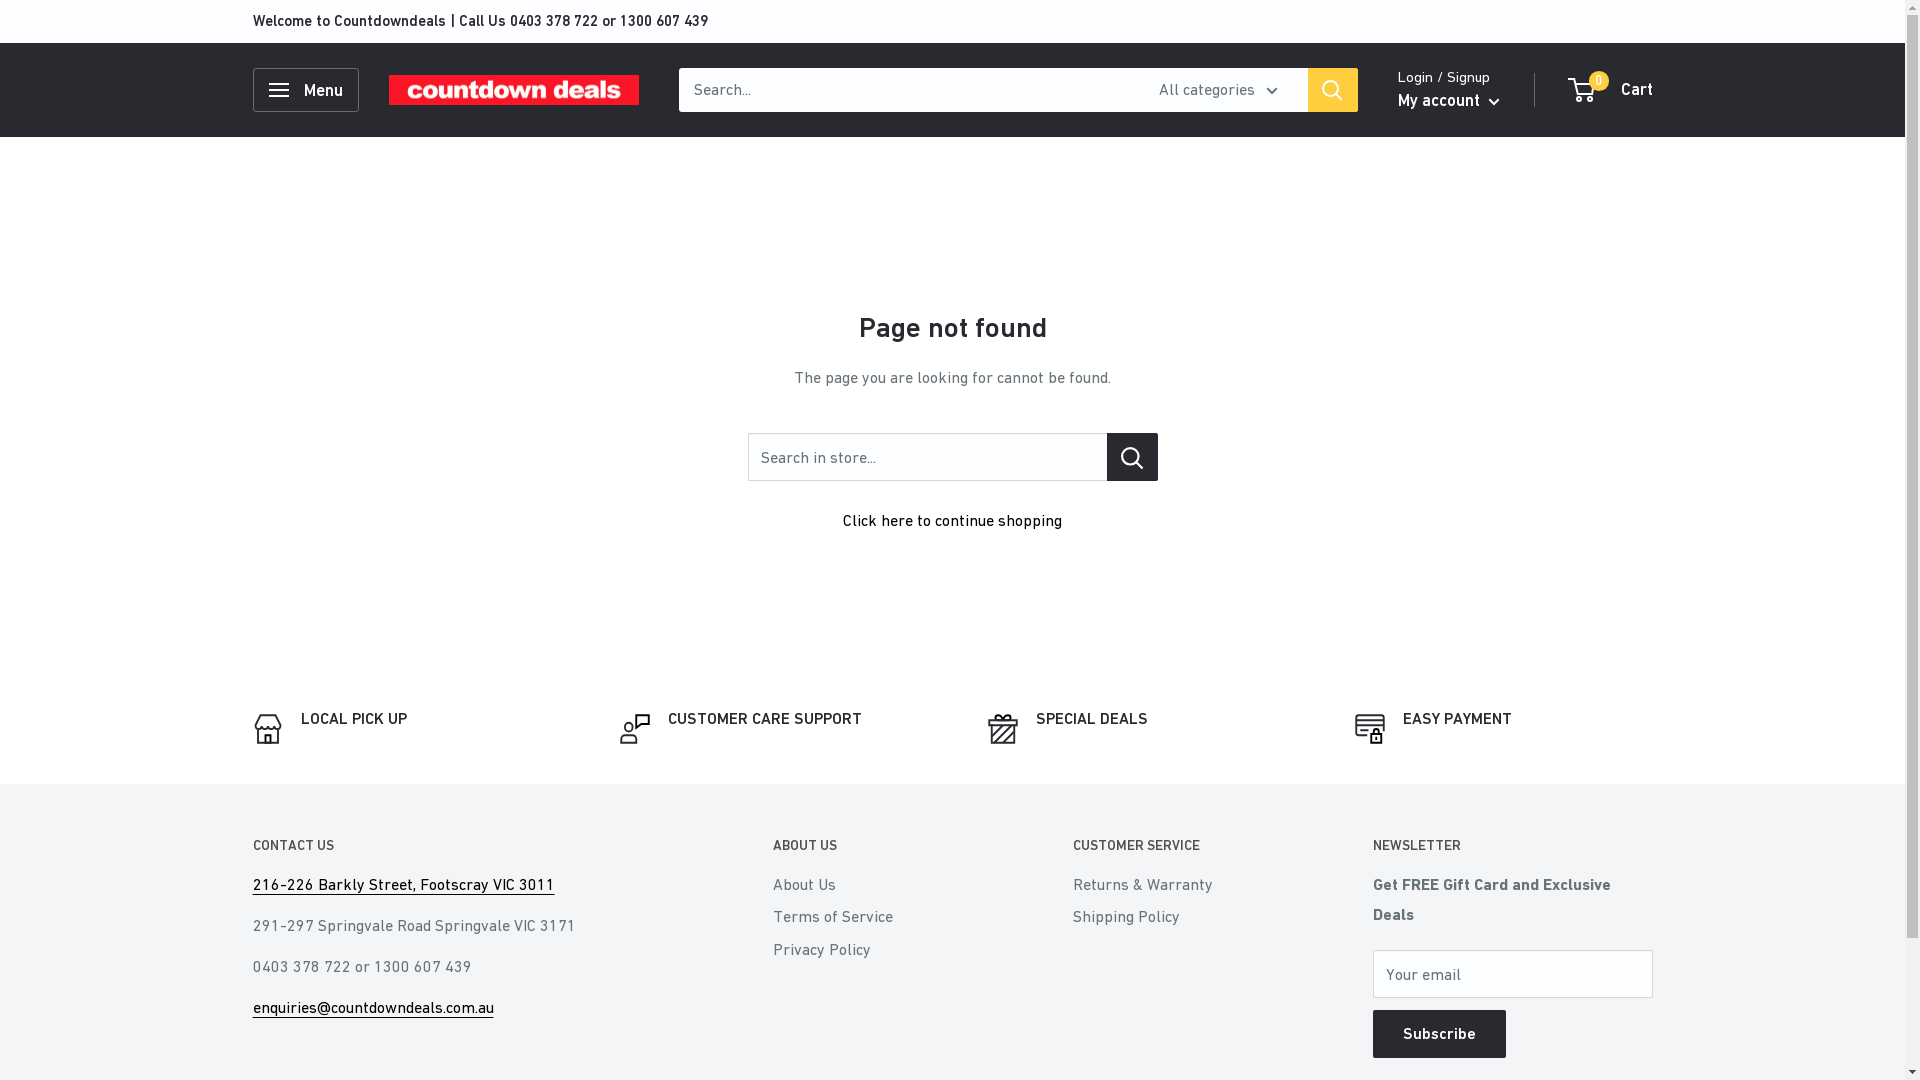  What do you see at coordinates (1070, 845) in the screenshot?
I see `'CUSTOMER SERVICE'` at bounding box center [1070, 845].